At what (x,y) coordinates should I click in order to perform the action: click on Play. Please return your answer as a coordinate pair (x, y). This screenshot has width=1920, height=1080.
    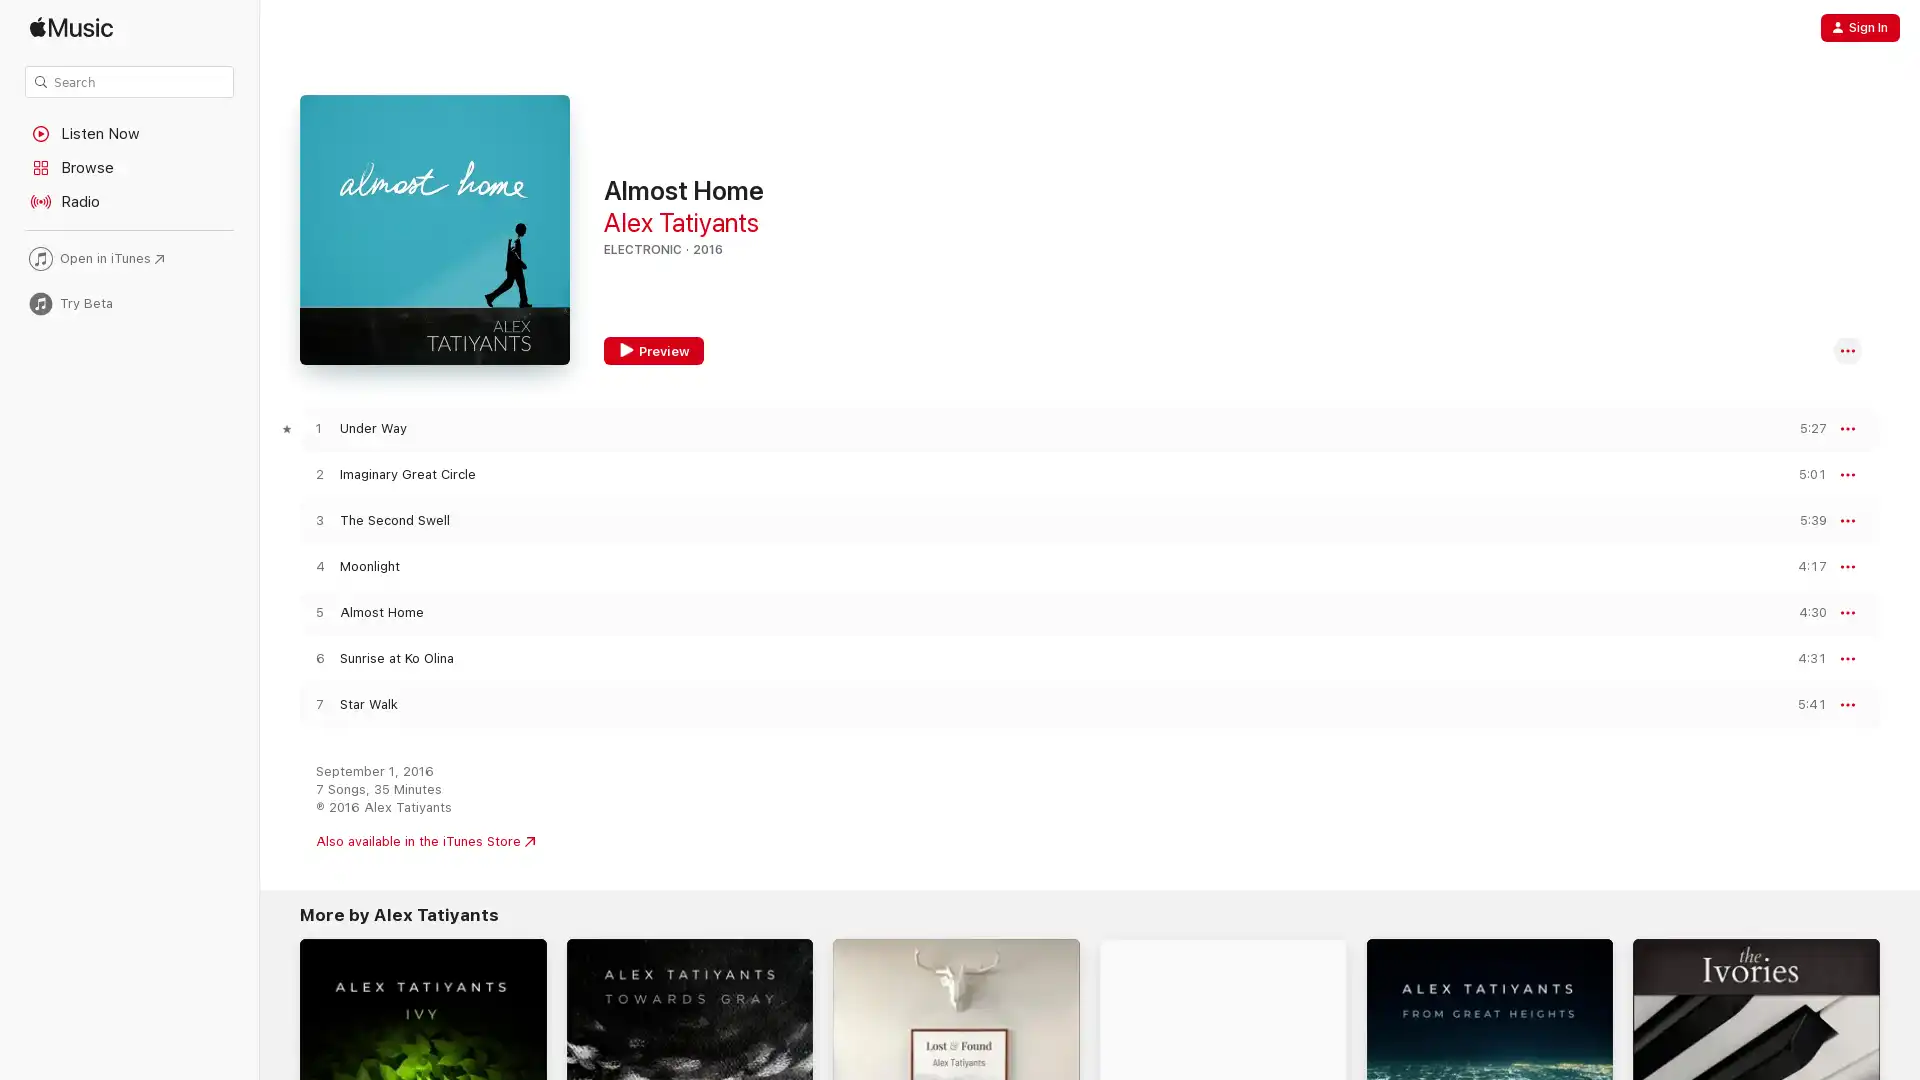
    Looking at the image, I should click on (318, 658).